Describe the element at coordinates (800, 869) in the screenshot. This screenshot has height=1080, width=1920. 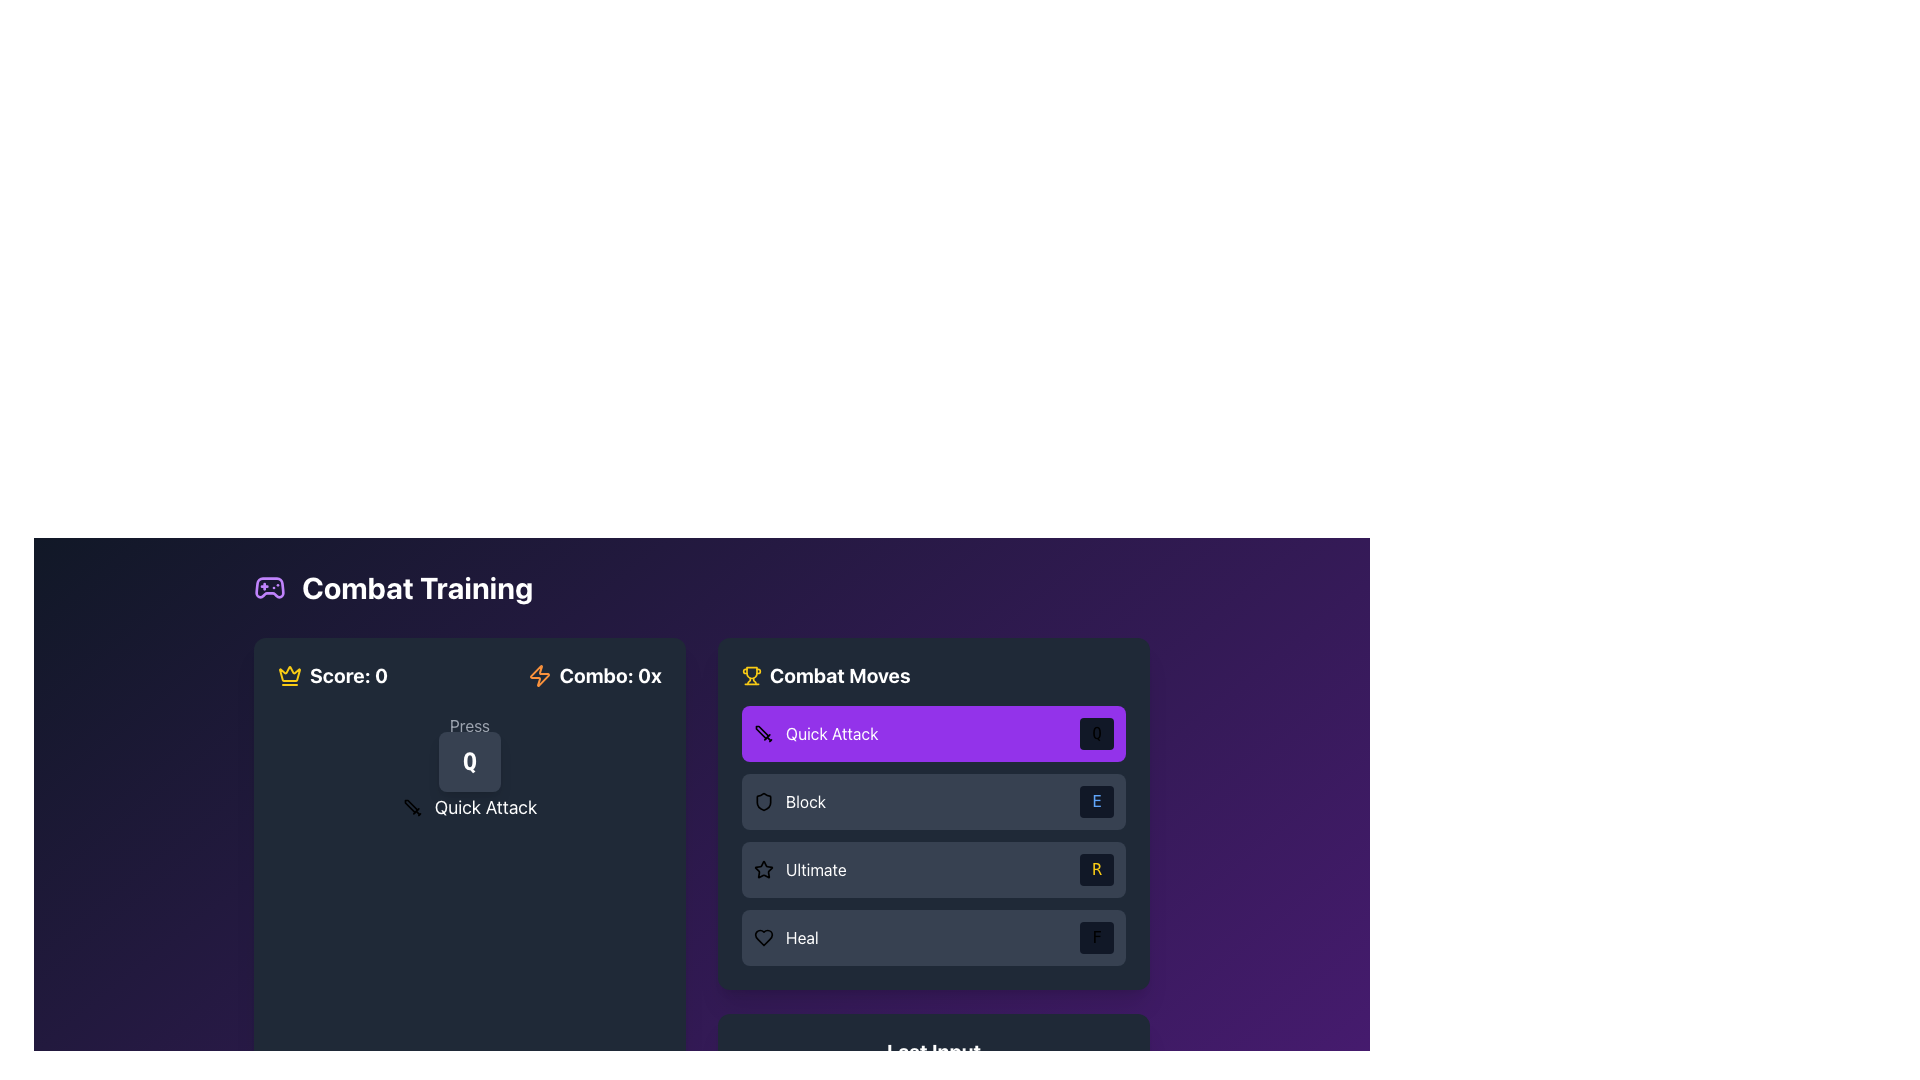
I see `the 'Ultimate' ability button located in the 'Combat Moves' section` at that location.